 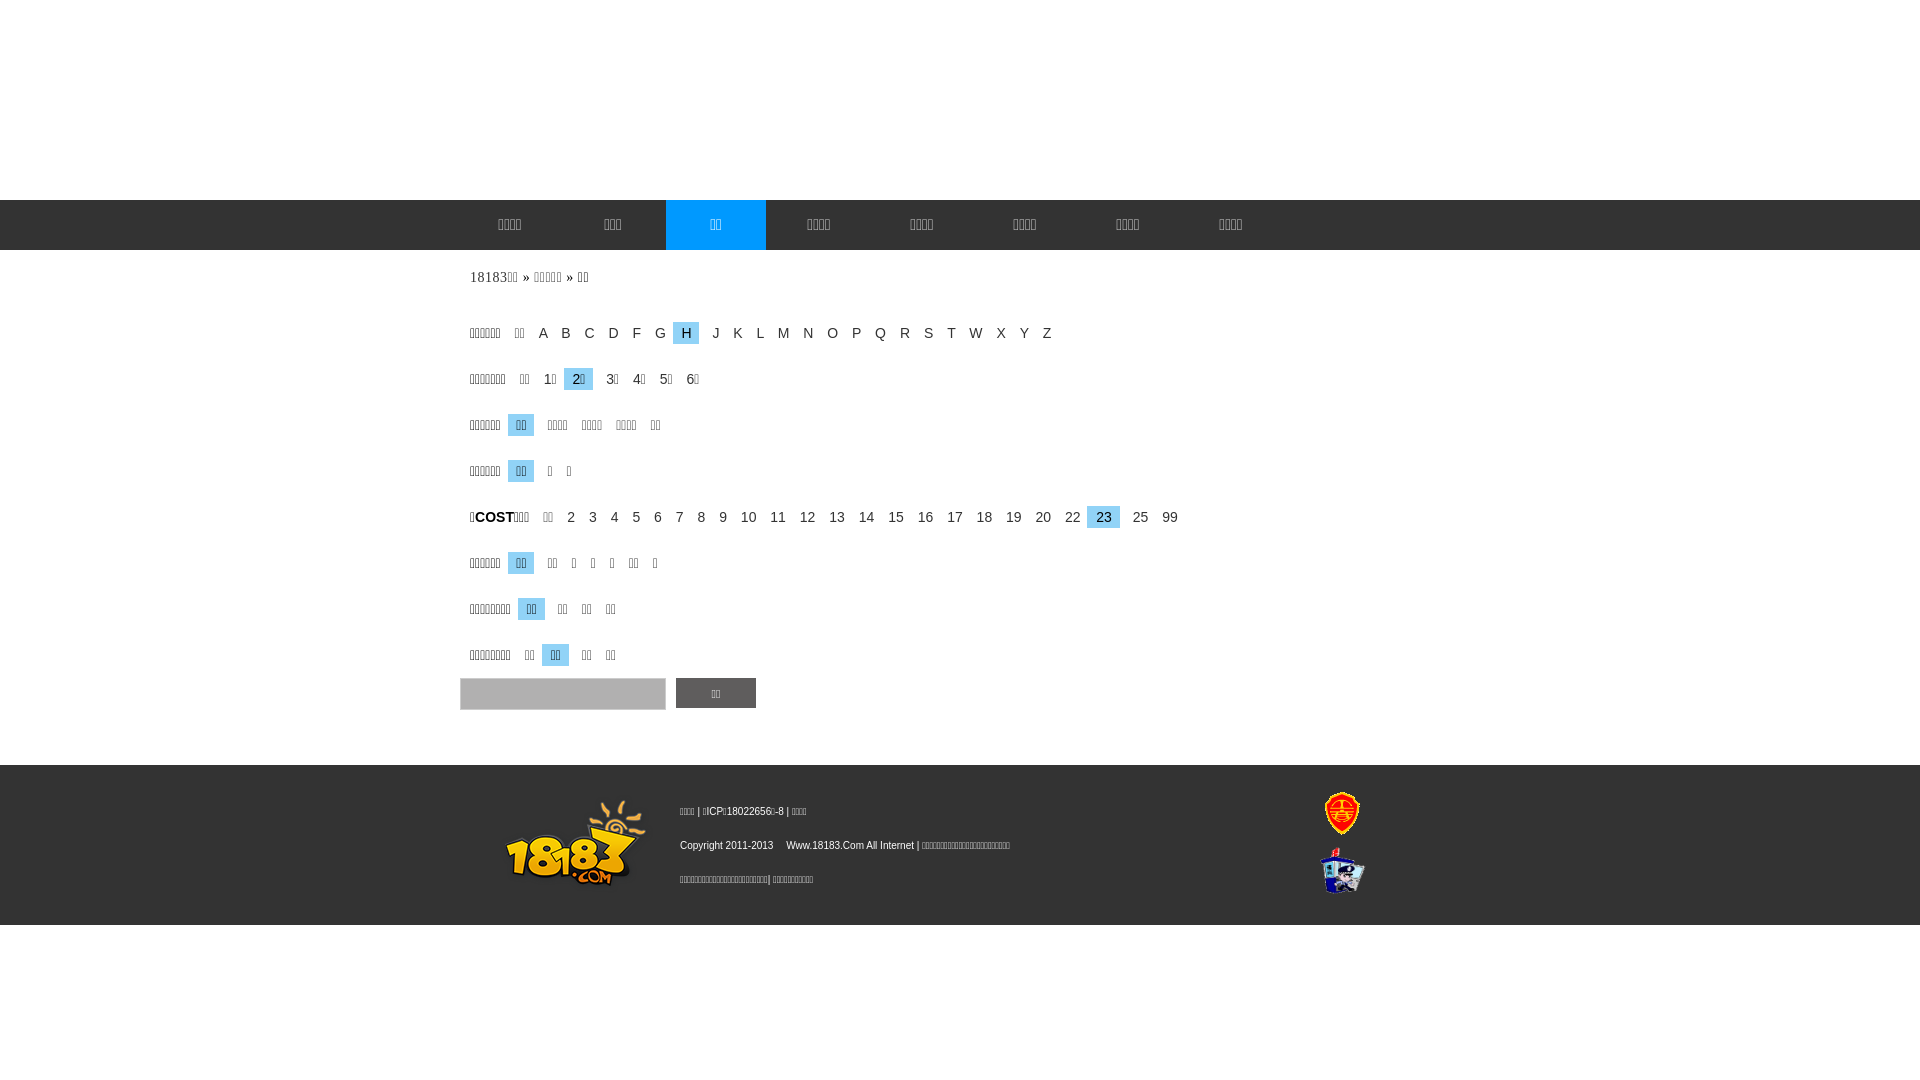 I want to click on 'D', so click(x=597, y=331).